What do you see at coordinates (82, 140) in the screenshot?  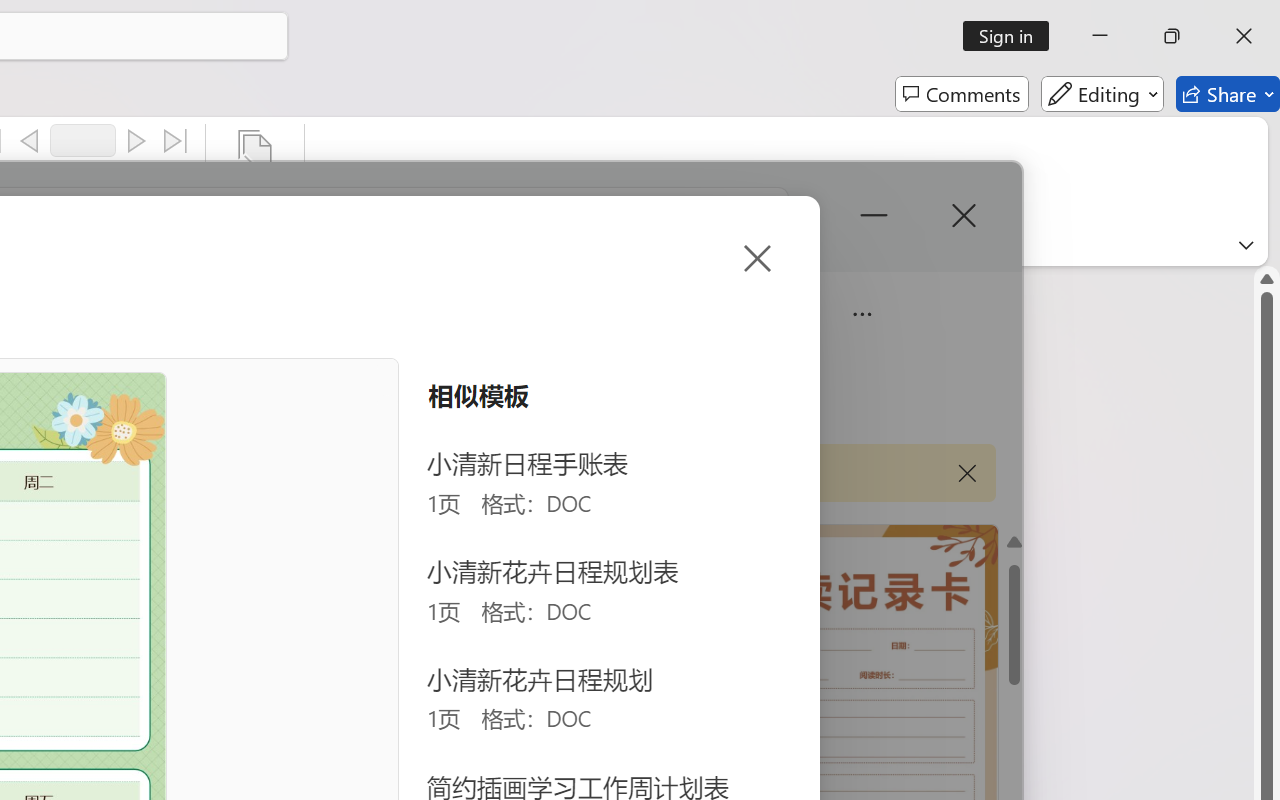 I see `'Record'` at bounding box center [82, 140].